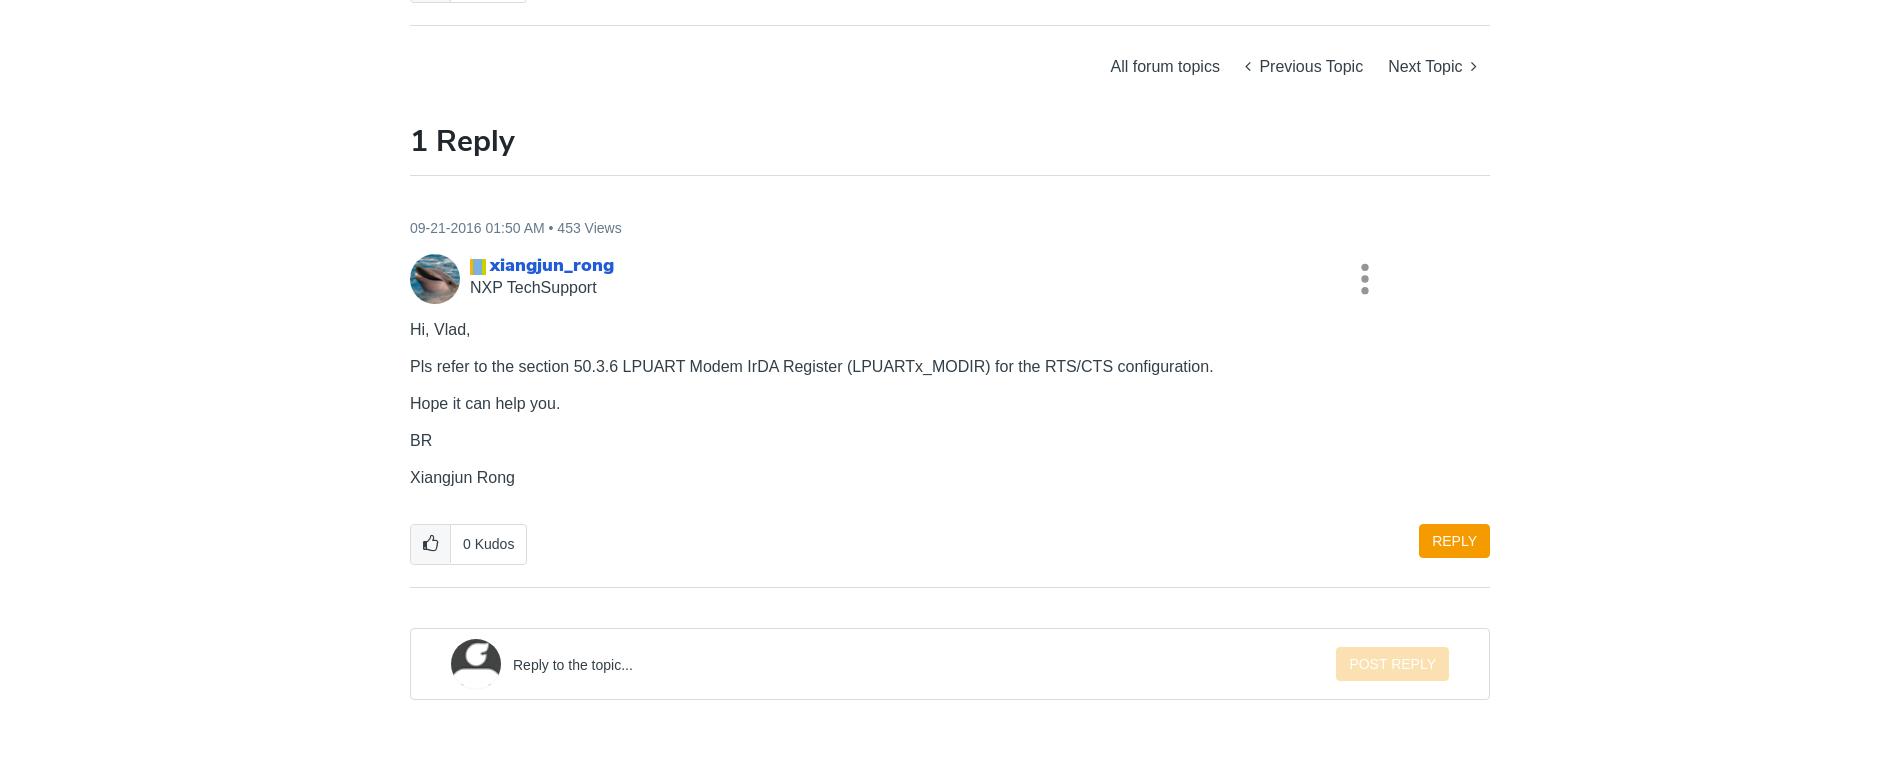 Image resolution: width=1900 pixels, height=767 pixels. Describe the element at coordinates (473, 544) in the screenshot. I see `'Kudos'` at that location.